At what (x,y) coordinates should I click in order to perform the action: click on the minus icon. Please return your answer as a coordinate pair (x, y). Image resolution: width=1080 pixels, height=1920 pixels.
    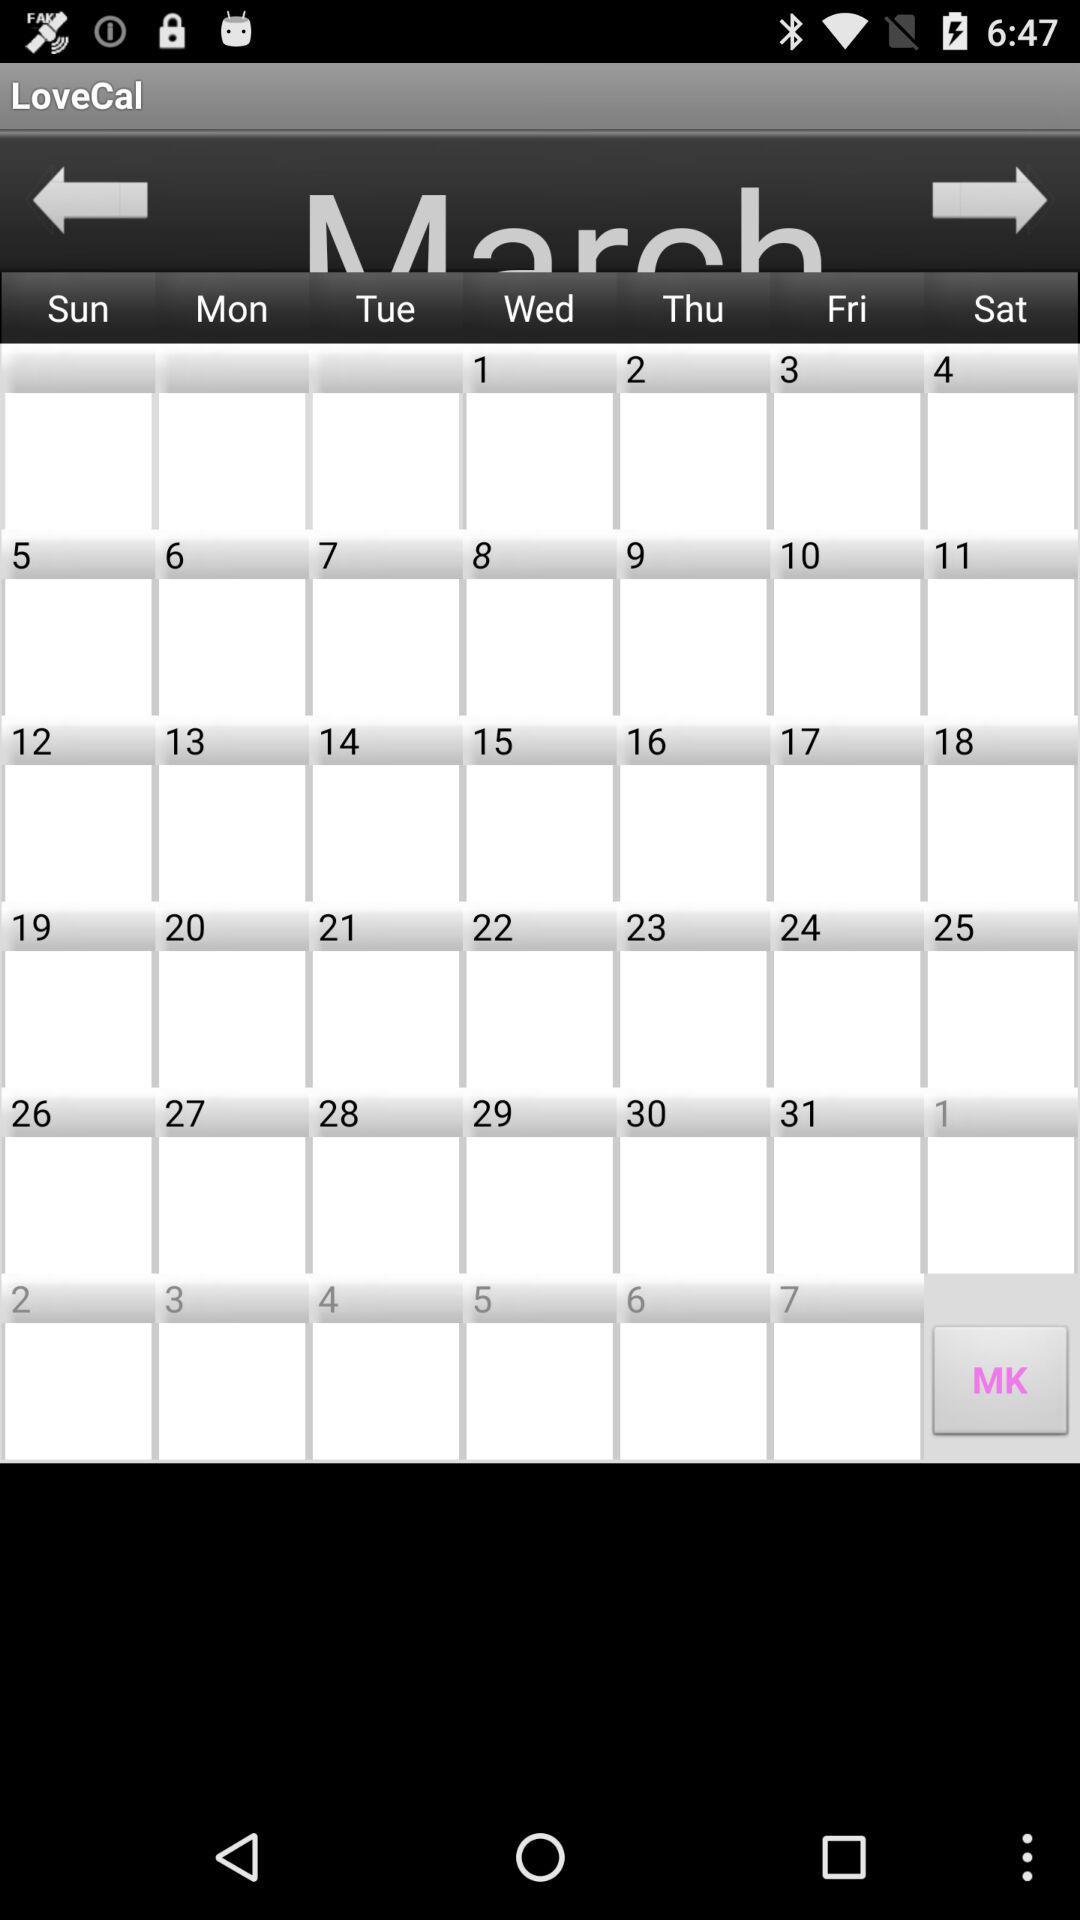
    Looking at the image, I should click on (538, 1488).